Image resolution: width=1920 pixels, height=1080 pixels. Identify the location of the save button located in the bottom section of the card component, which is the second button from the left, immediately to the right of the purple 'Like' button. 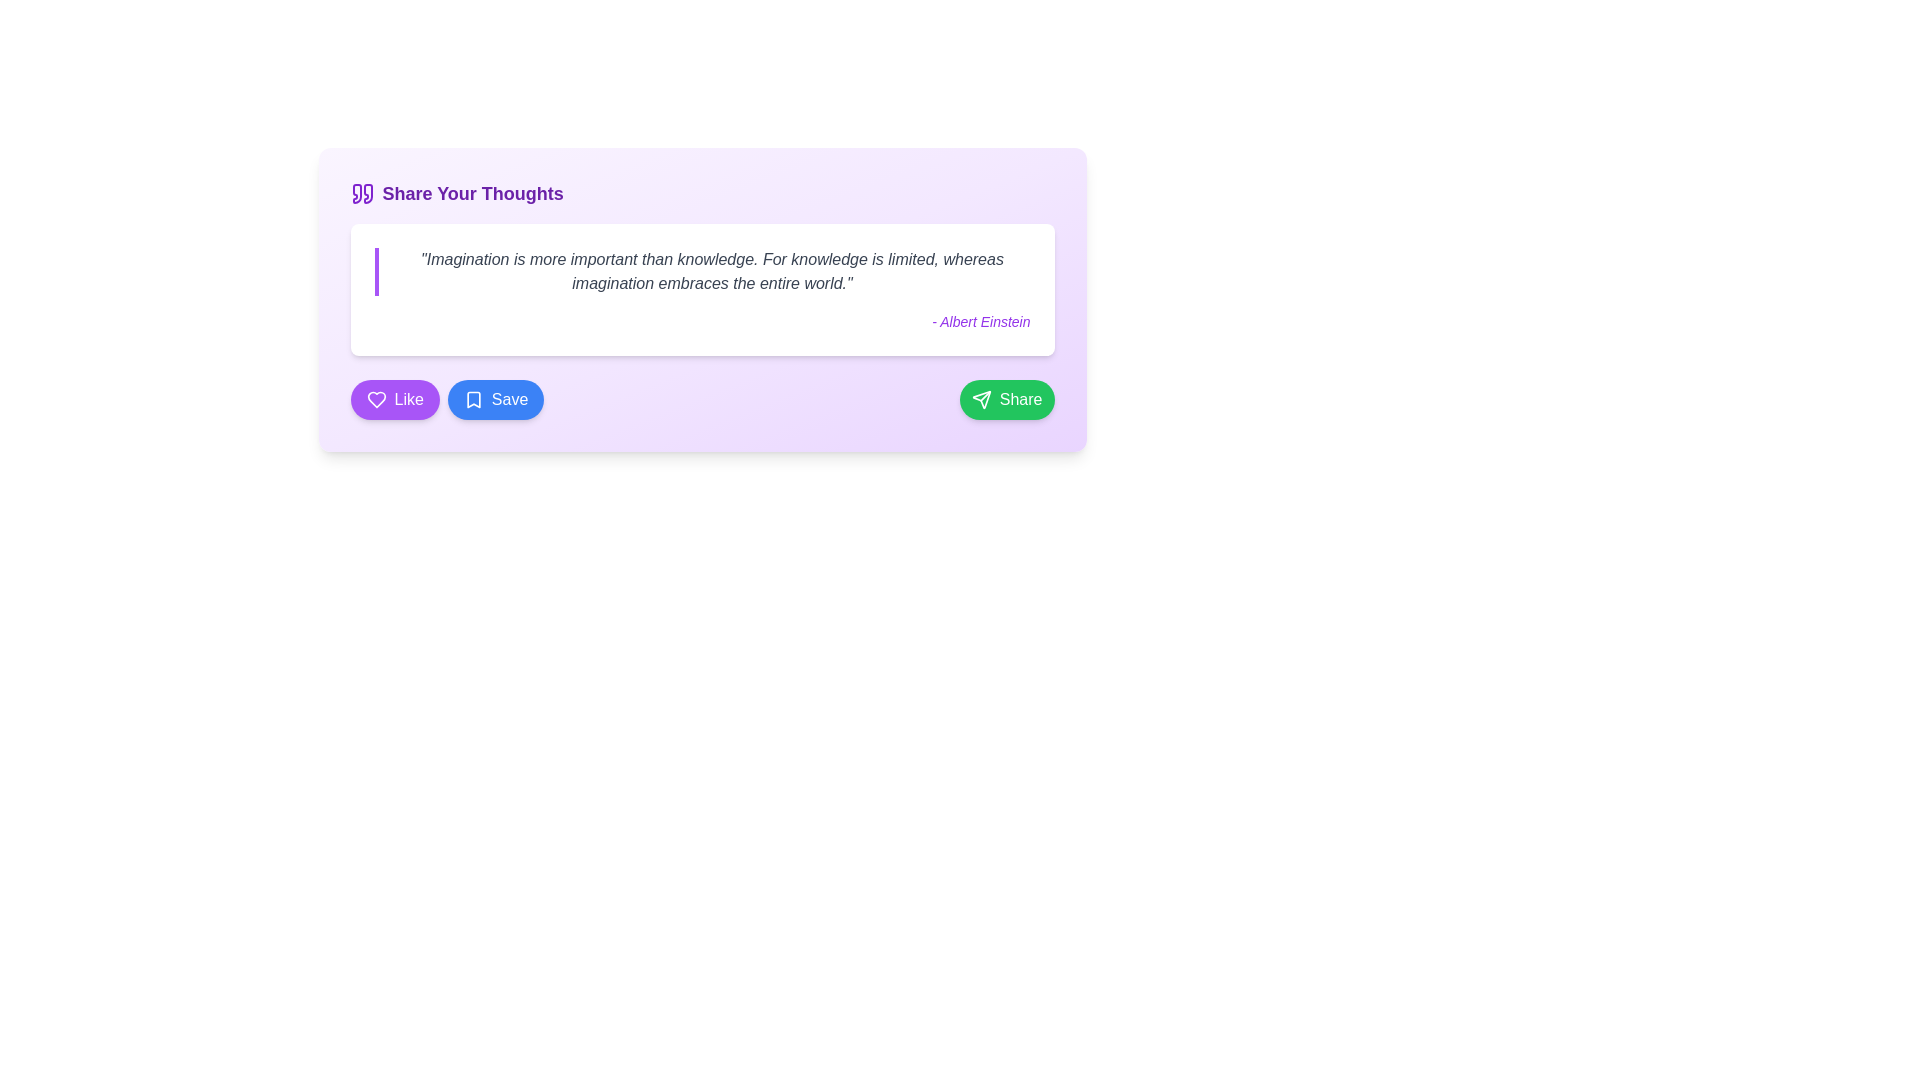
(496, 400).